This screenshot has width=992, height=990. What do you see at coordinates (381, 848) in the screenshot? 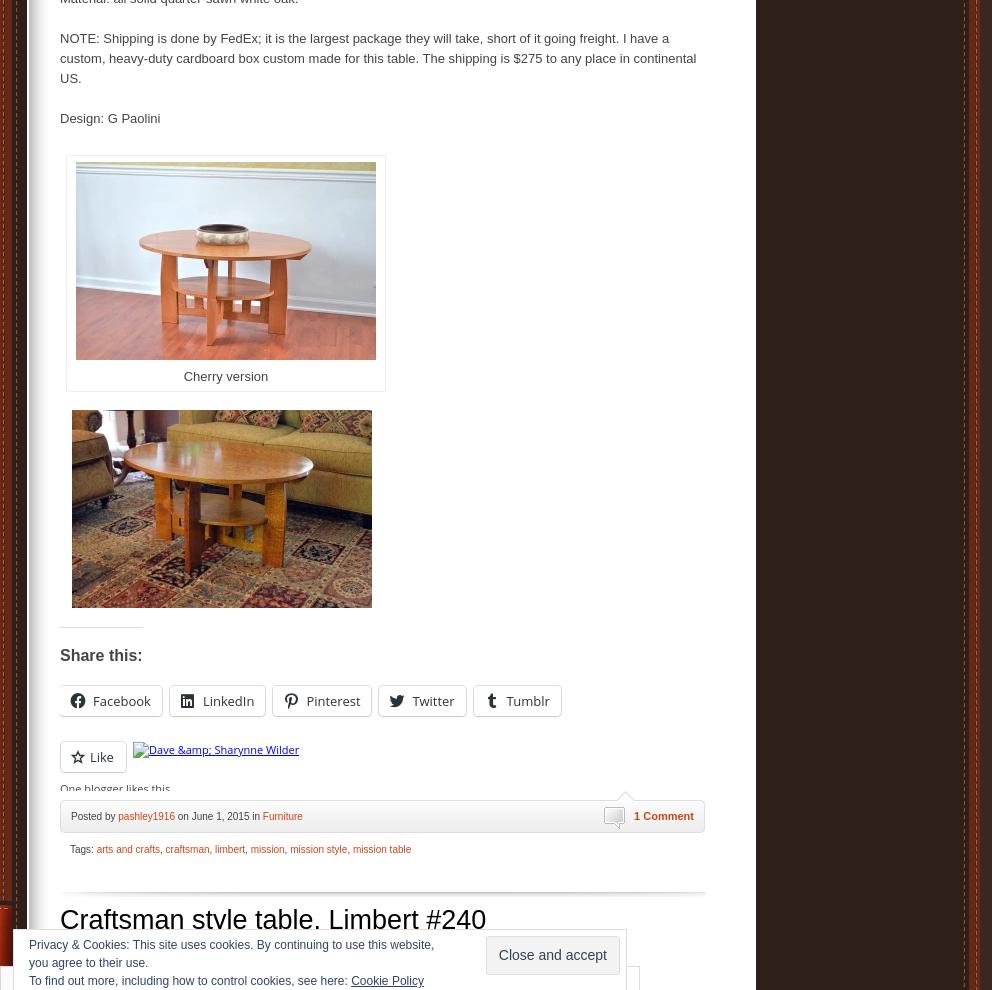
I see `'mission table'` at bounding box center [381, 848].